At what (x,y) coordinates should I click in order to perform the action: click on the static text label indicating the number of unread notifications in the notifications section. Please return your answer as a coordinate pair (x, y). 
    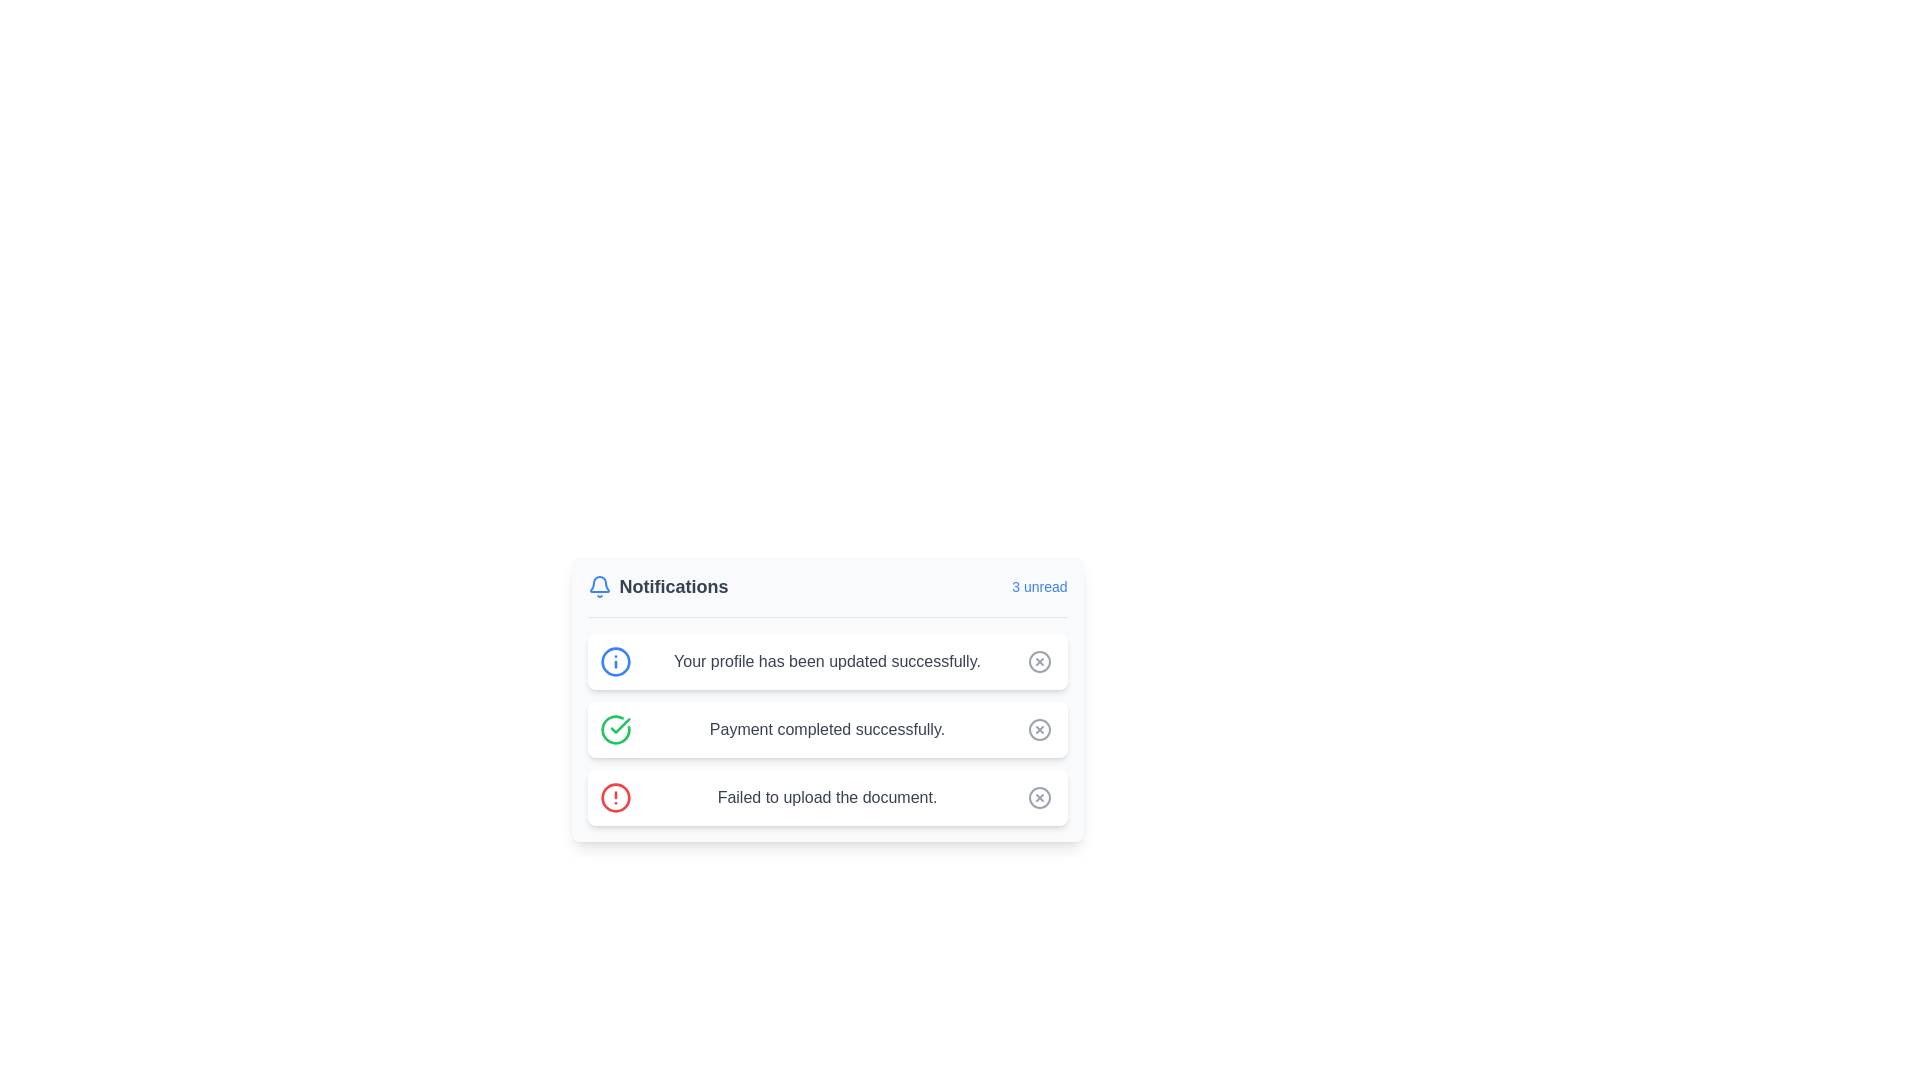
    Looking at the image, I should click on (1039, 585).